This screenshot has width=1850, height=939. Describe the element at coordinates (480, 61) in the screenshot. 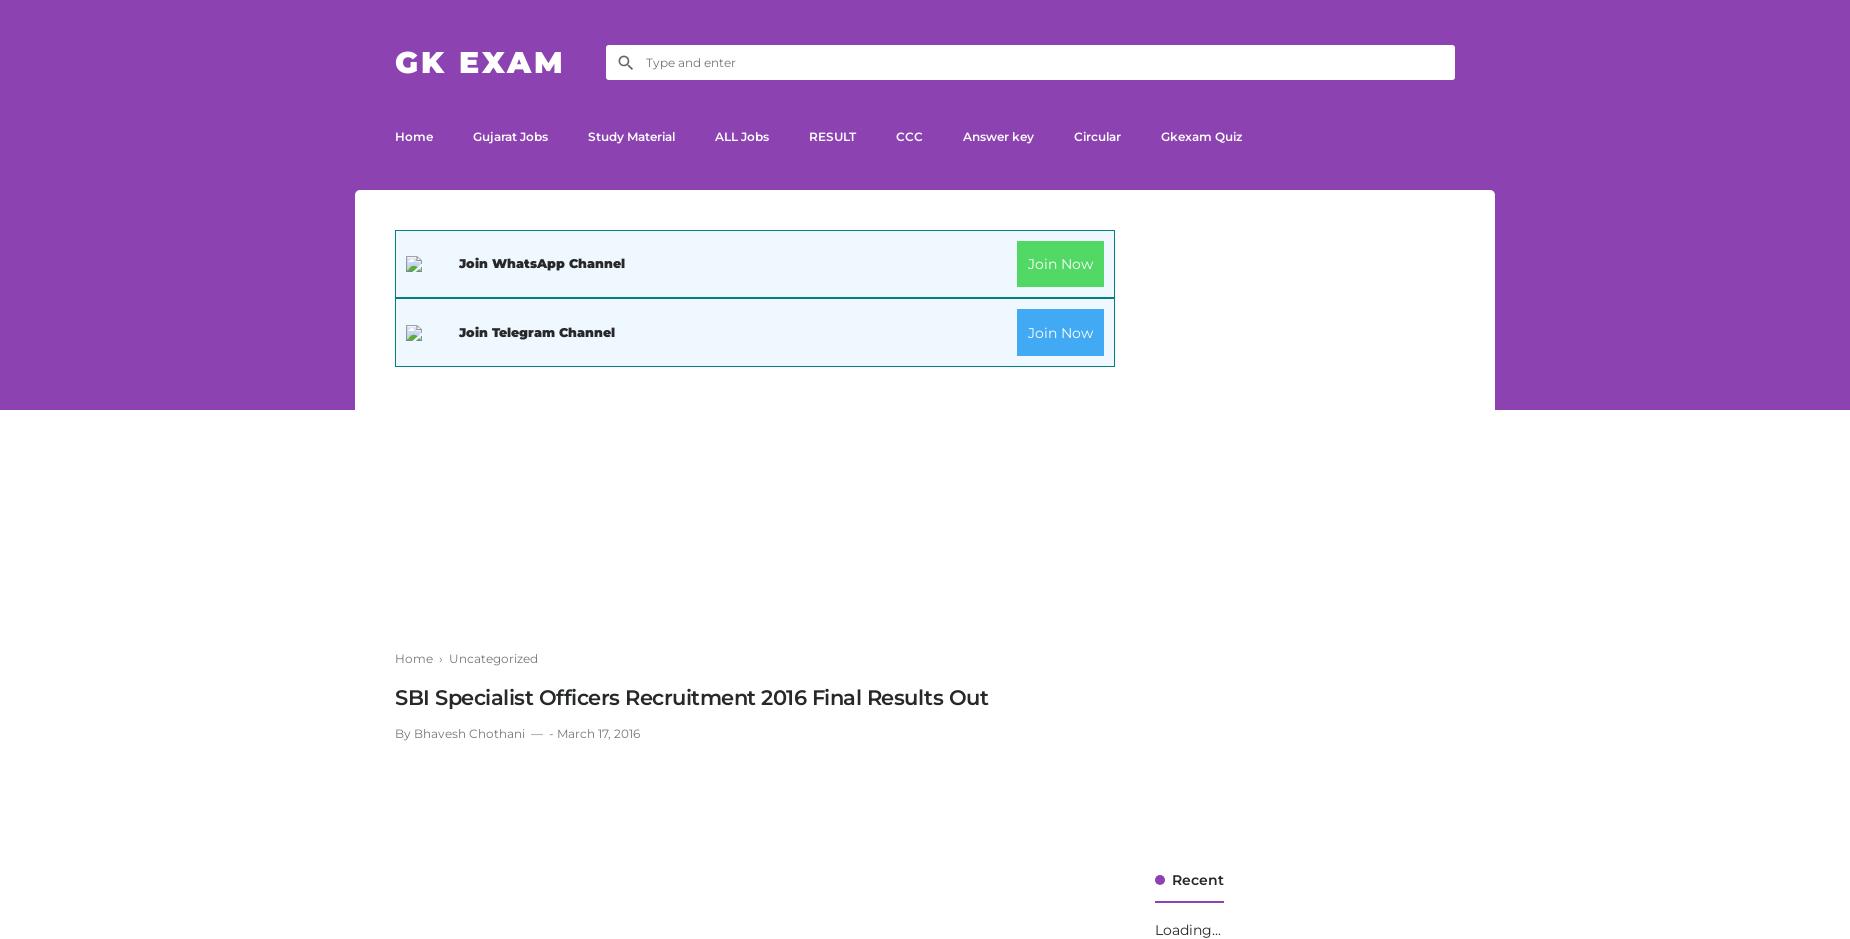

I see `'GK Exam'` at that location.